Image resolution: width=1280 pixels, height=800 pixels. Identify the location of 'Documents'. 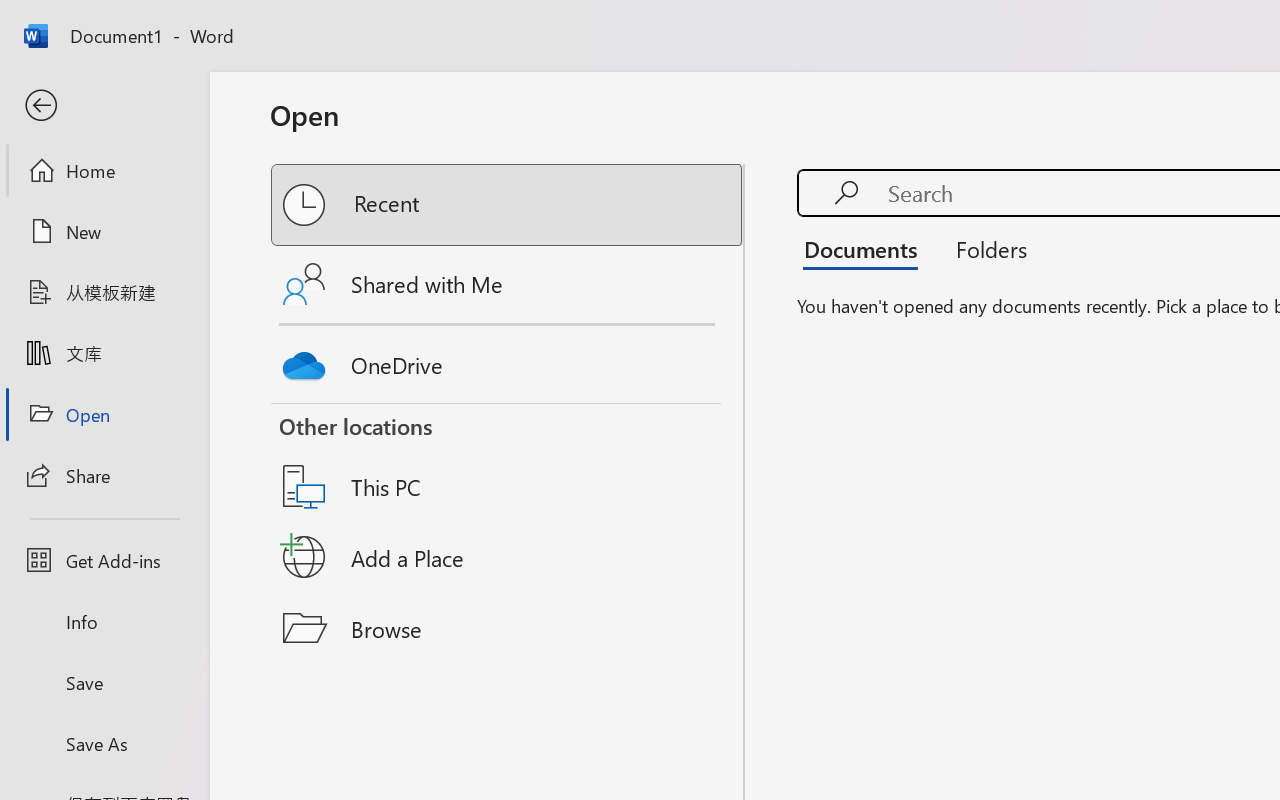
(866, 248).